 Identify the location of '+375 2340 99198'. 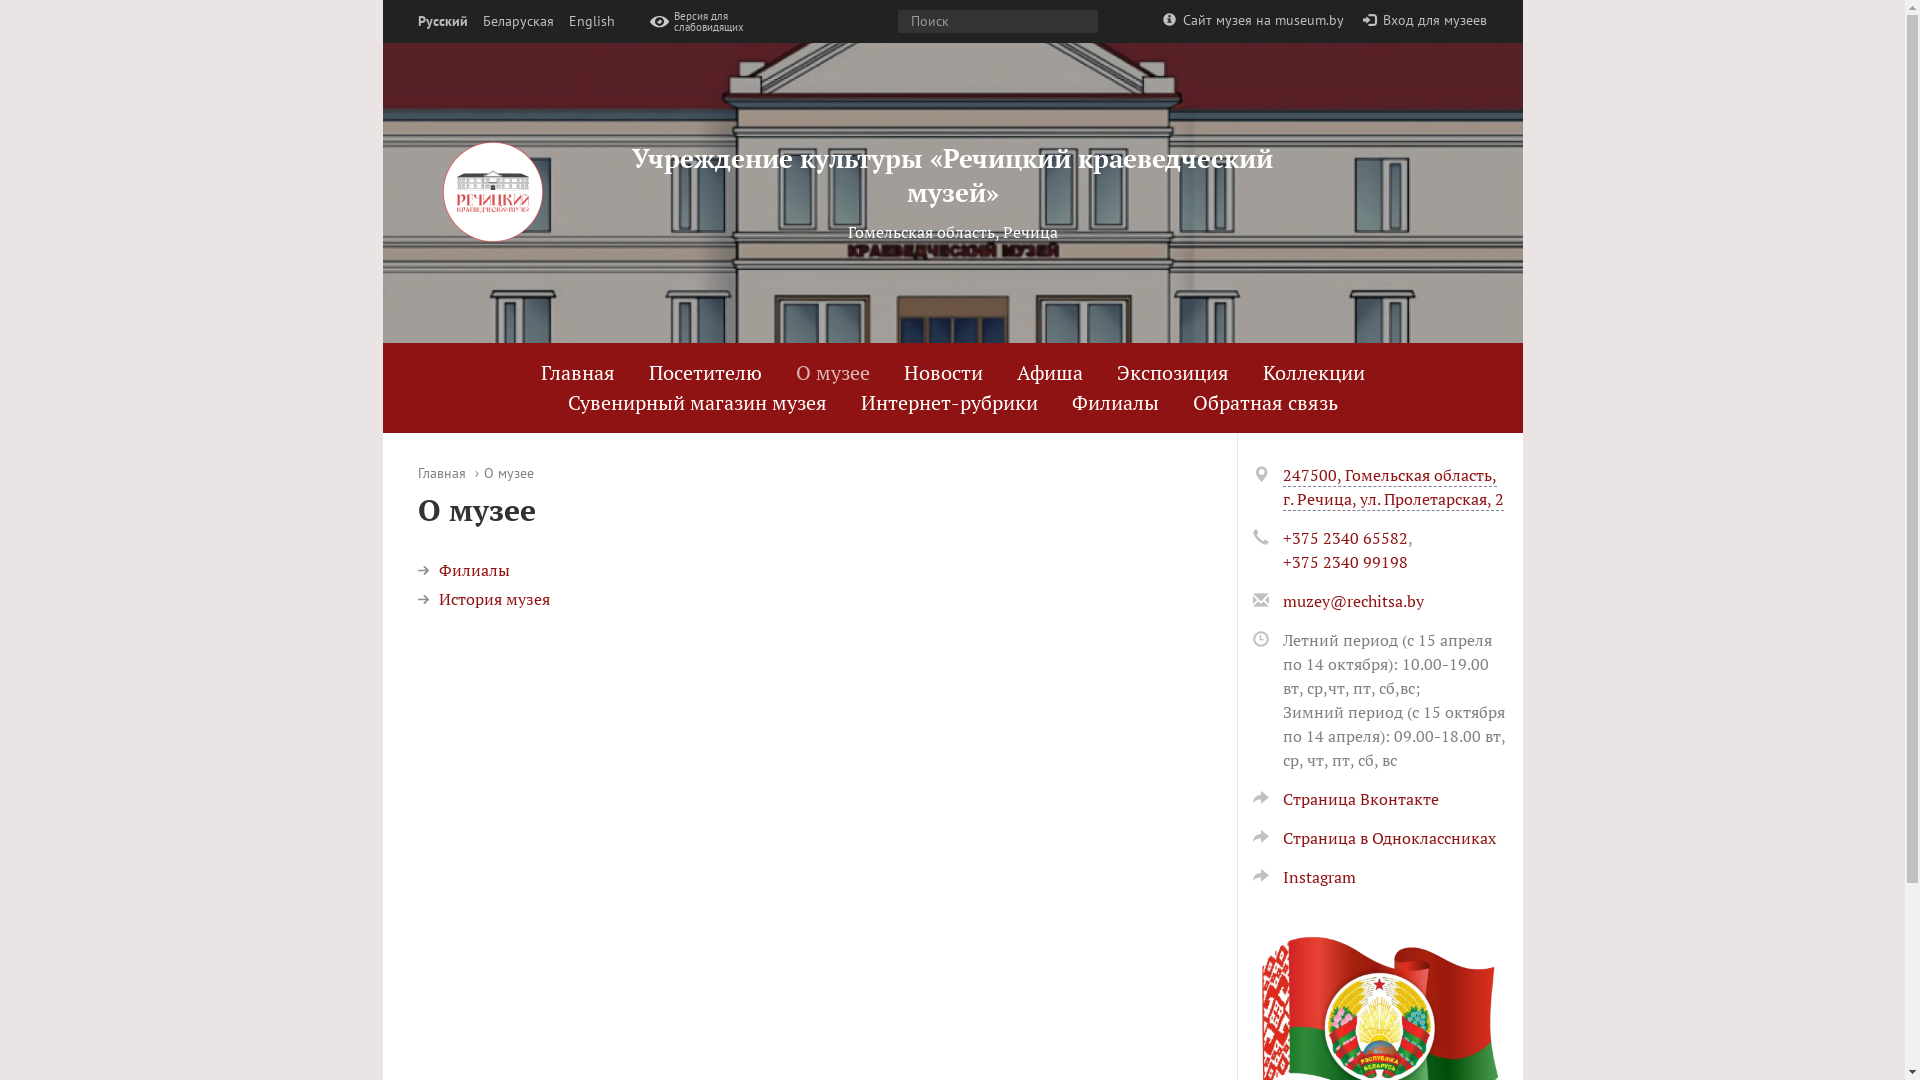
(1344, 562).